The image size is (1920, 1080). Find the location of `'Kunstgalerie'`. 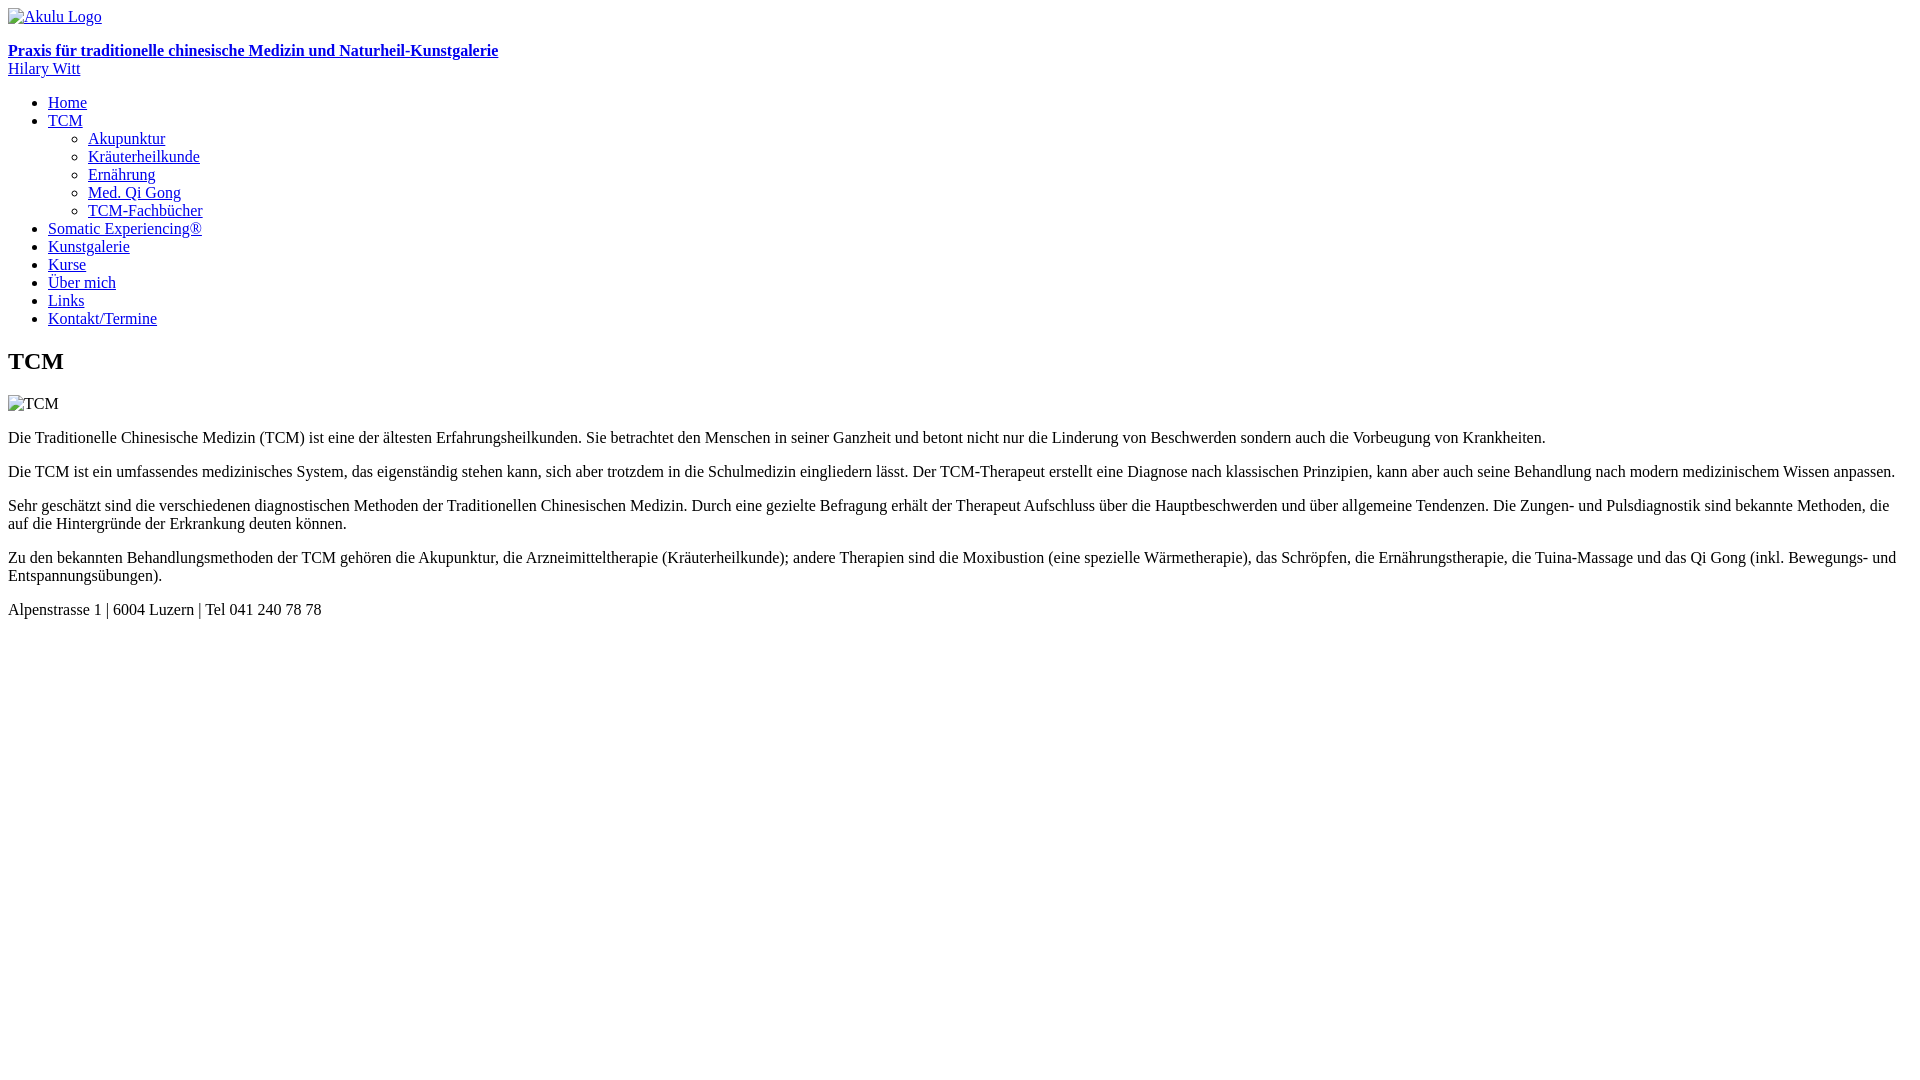

'Kunstgalerie' is located at coordinates (48, 245).